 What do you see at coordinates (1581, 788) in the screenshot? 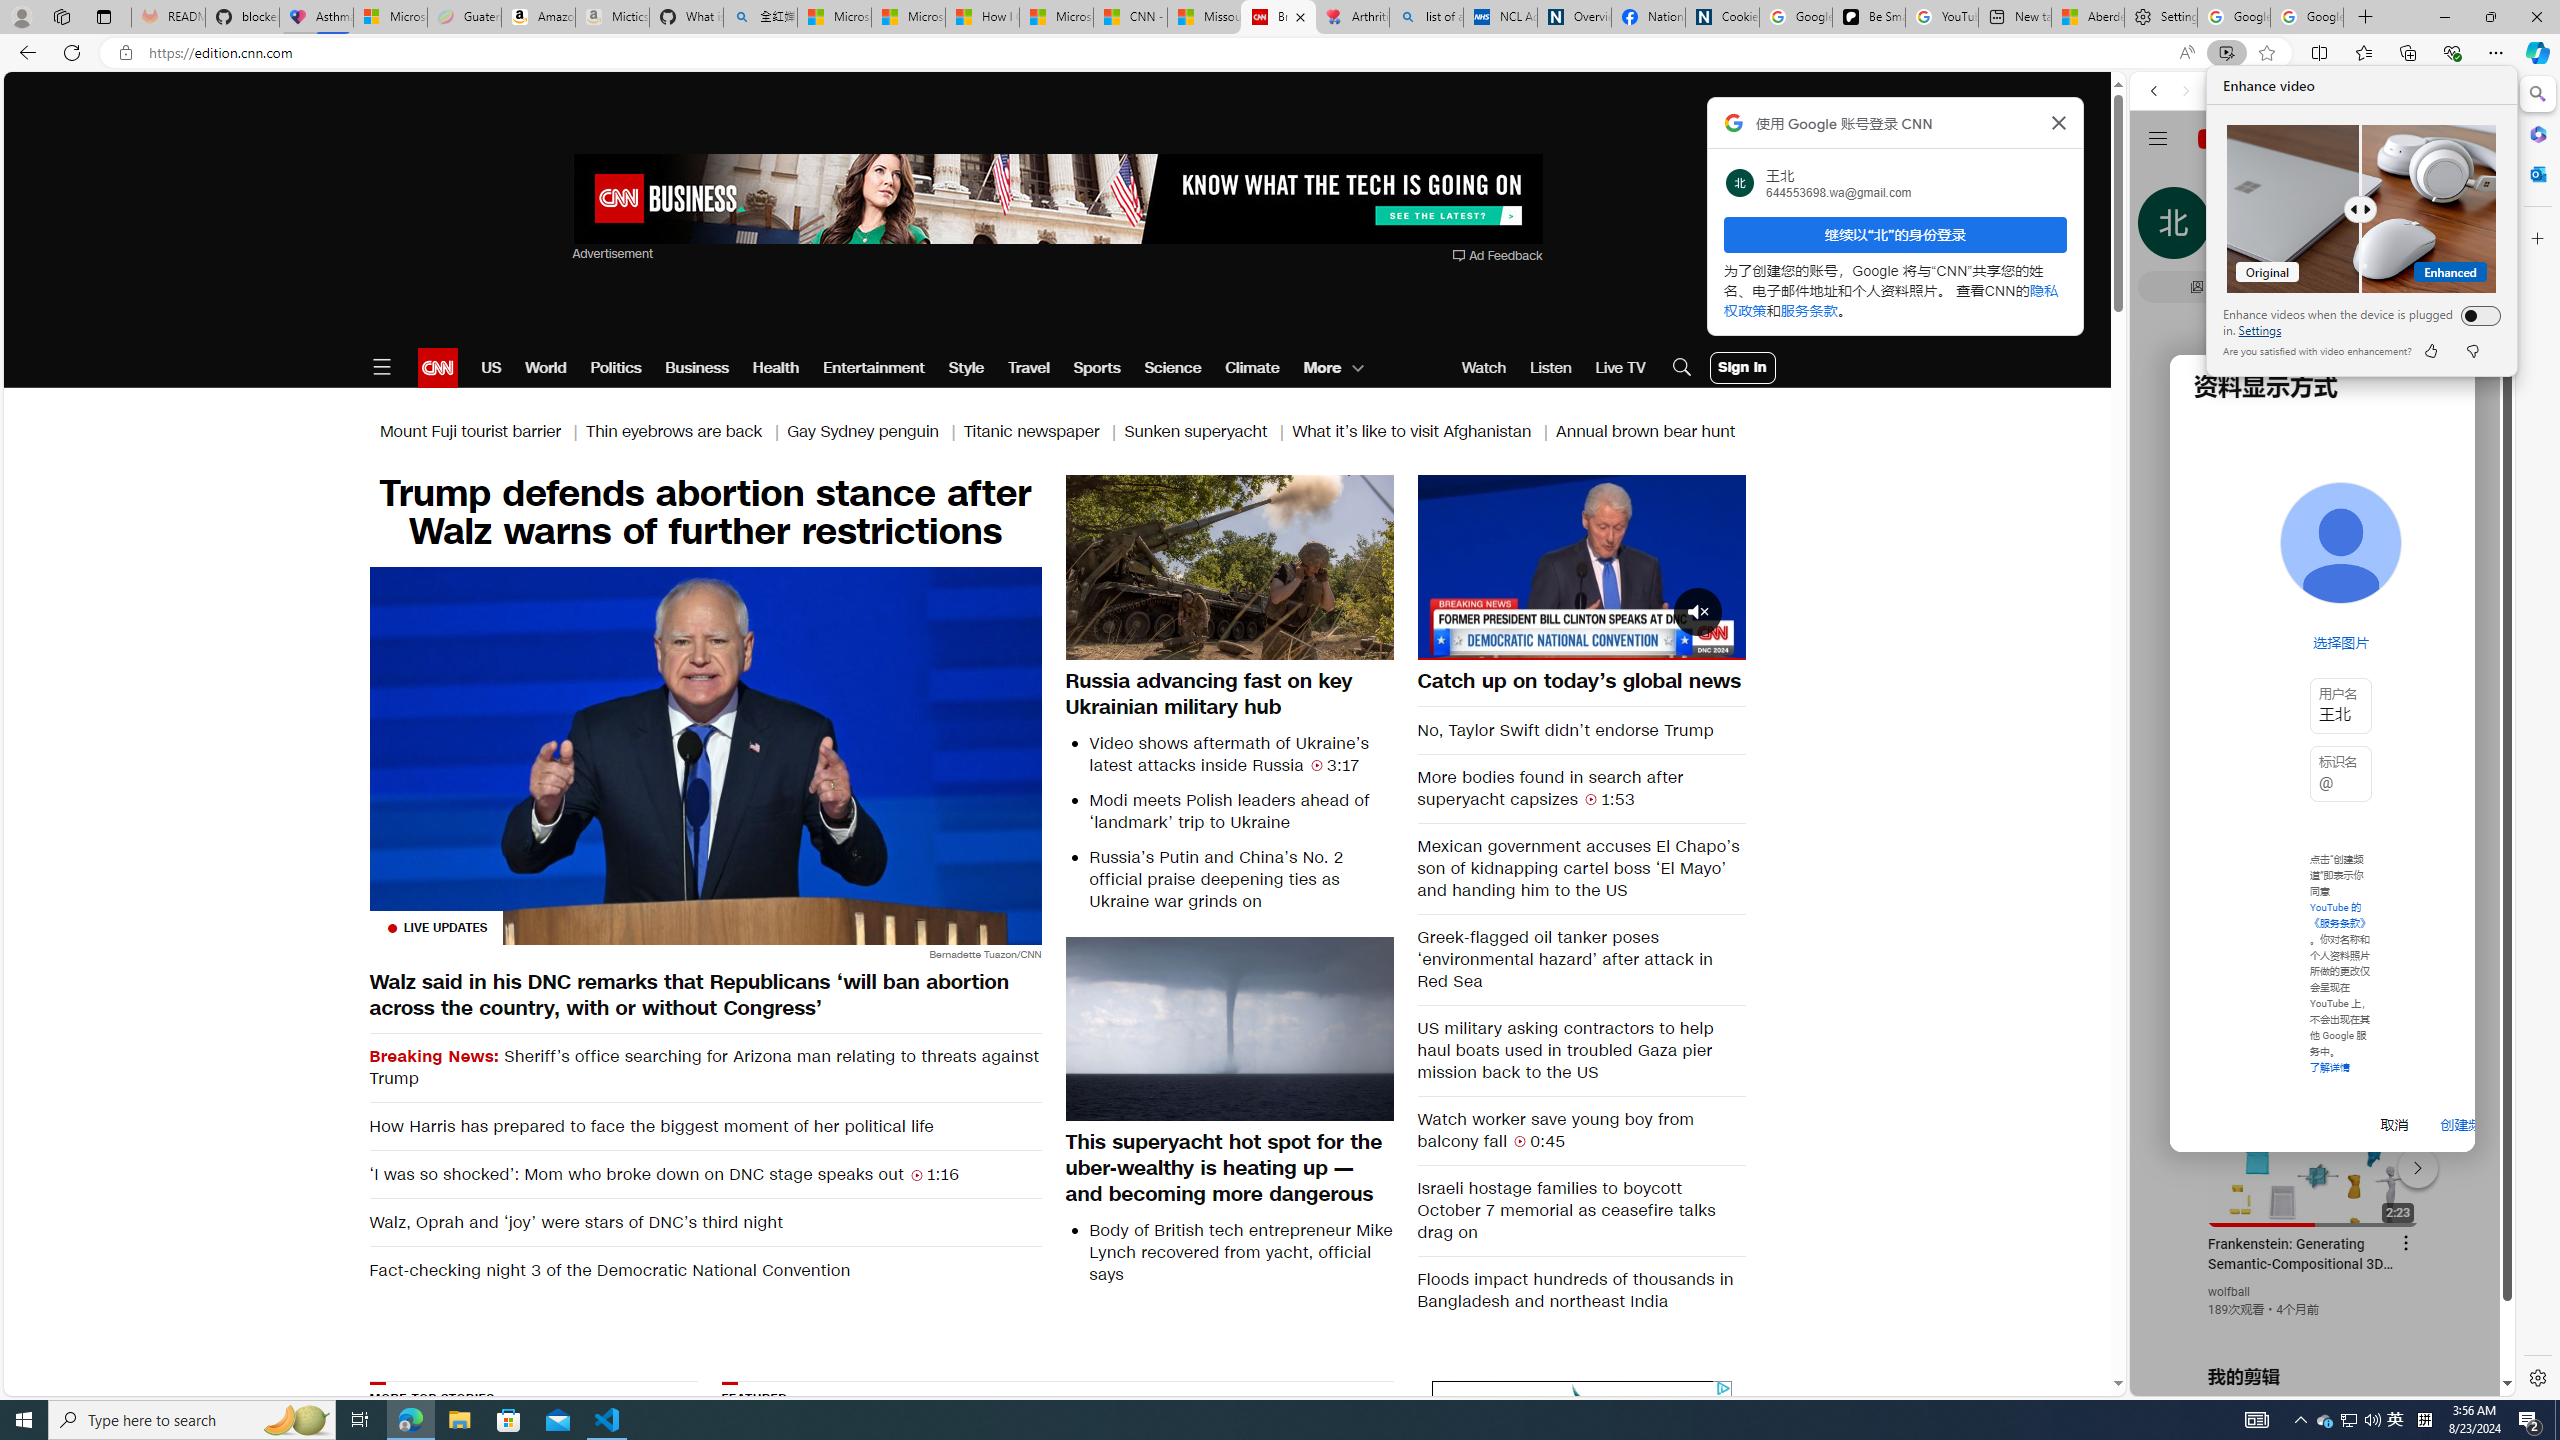
I see `'More bodies found in search after superyacht capsizes 1:53'` at bounding box center [1581, 788].